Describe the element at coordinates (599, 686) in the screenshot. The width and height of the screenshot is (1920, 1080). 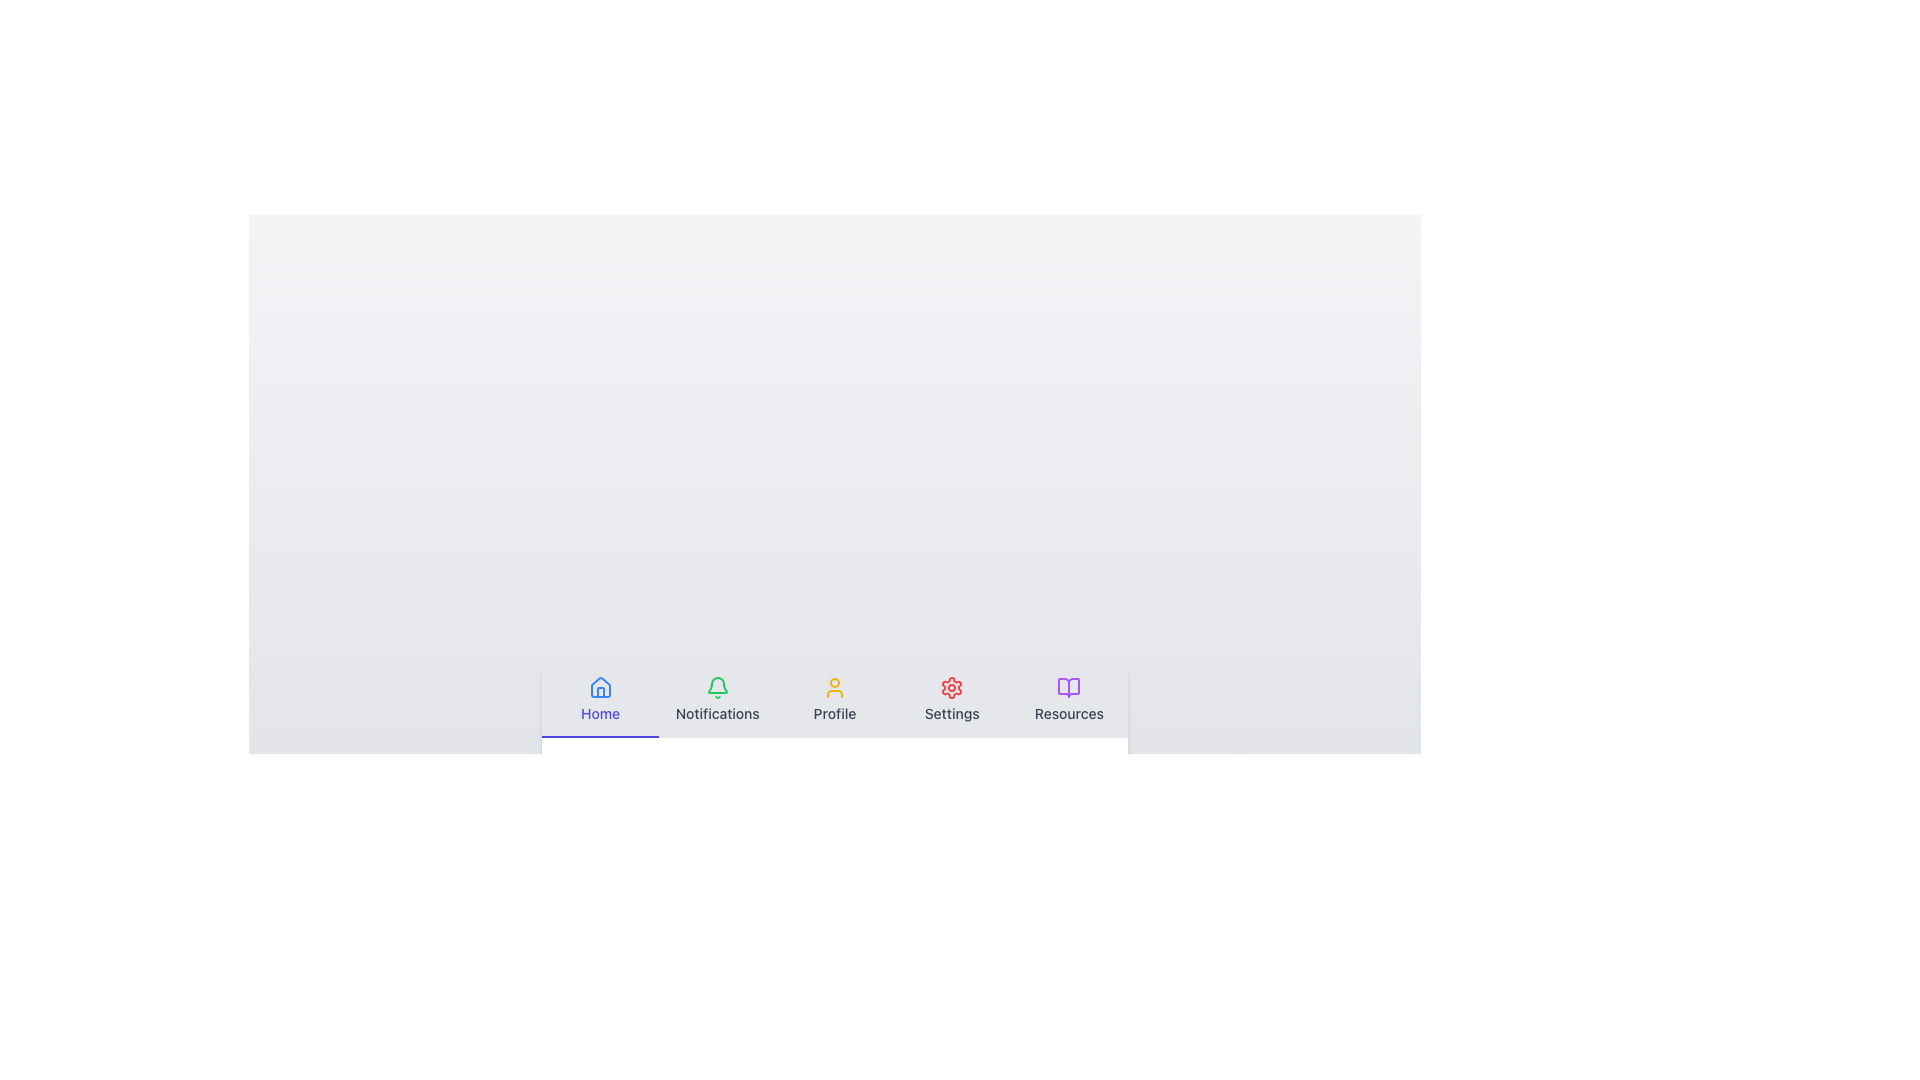
I see `the 'Home' icon located at the bottom left of the navigation bar` at that location.